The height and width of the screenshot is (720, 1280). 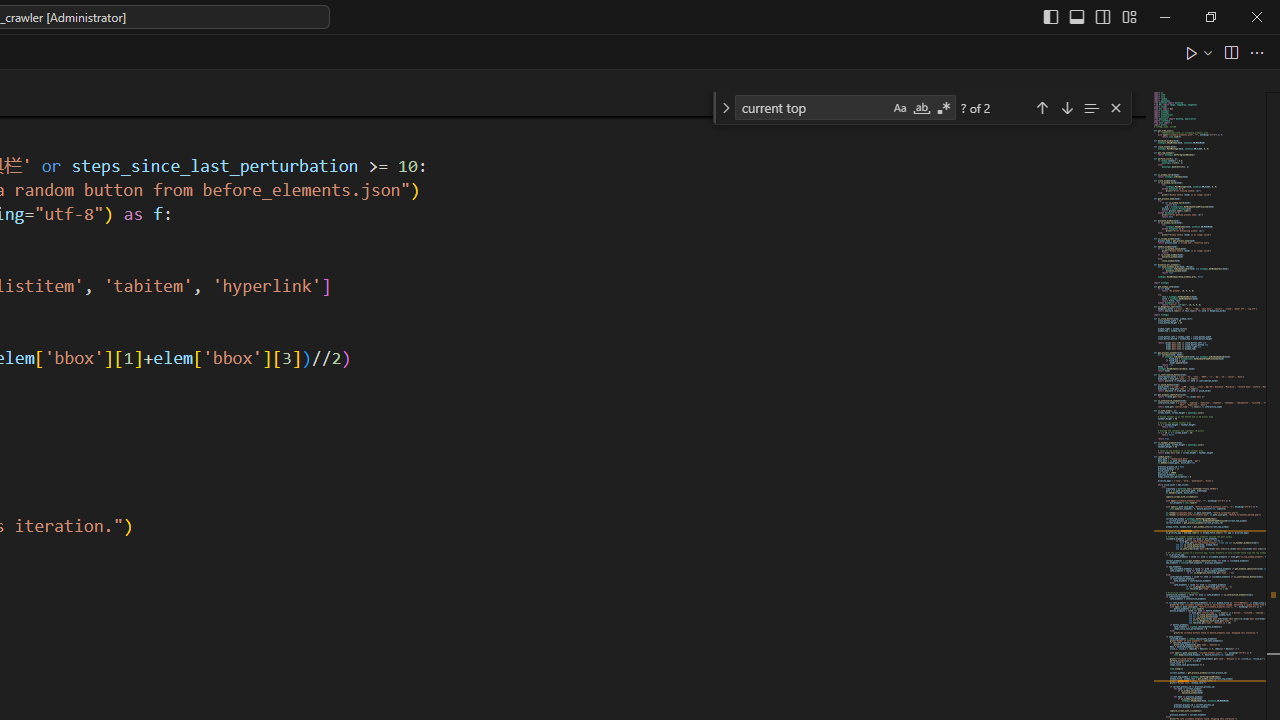 I want to click on 'Editor actions', so click(x=1225, y=51).